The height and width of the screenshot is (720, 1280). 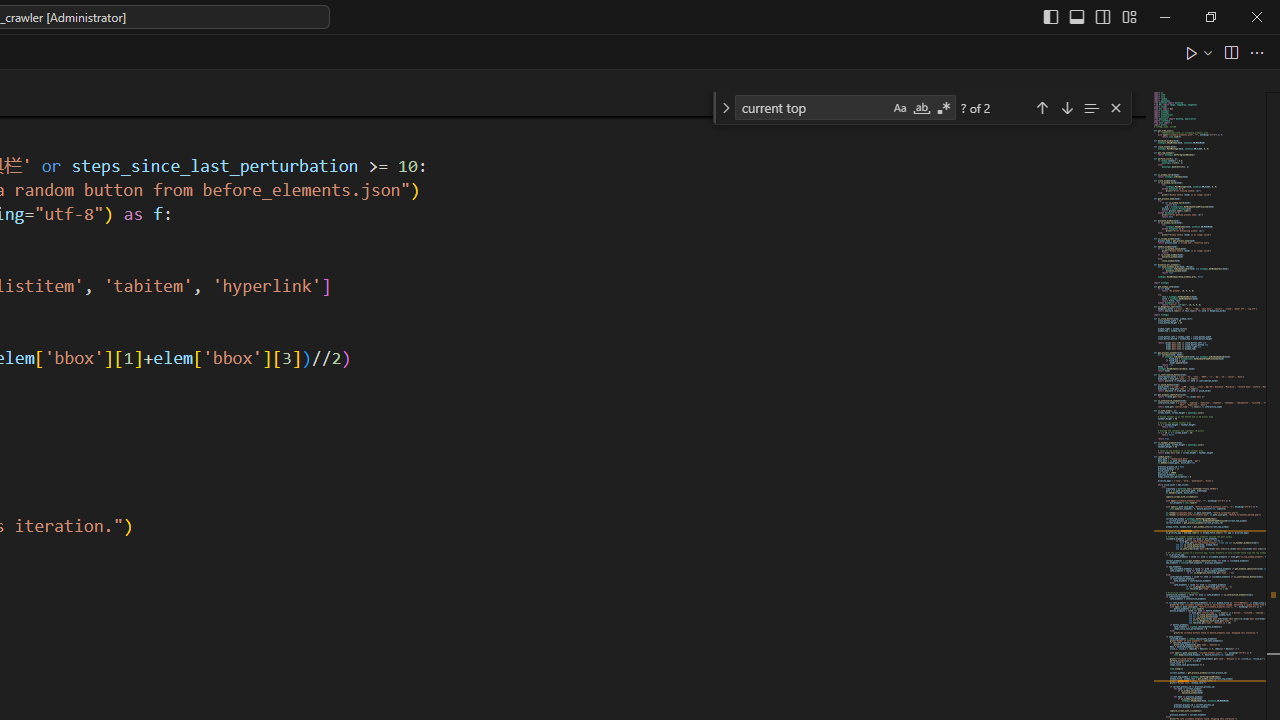 I want to click on 'Editor actions', so click(x=1225, y=51).